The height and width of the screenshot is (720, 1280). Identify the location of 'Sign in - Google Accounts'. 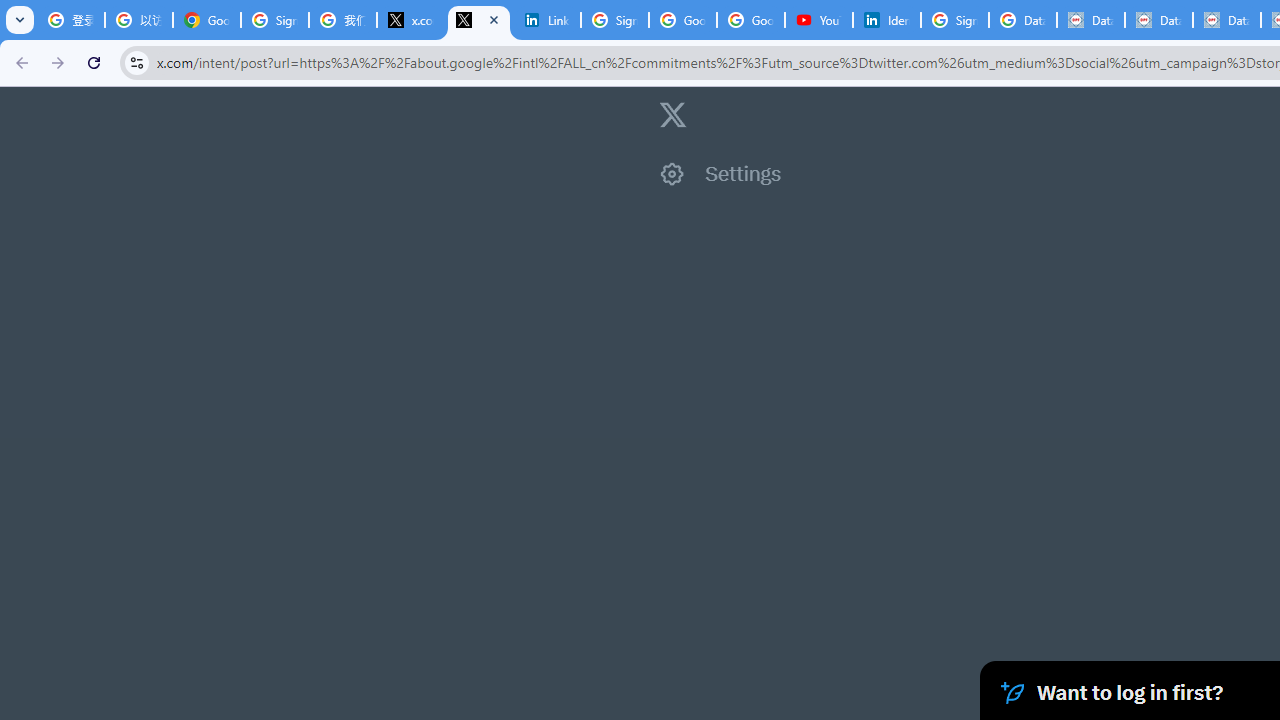
(273, 20).